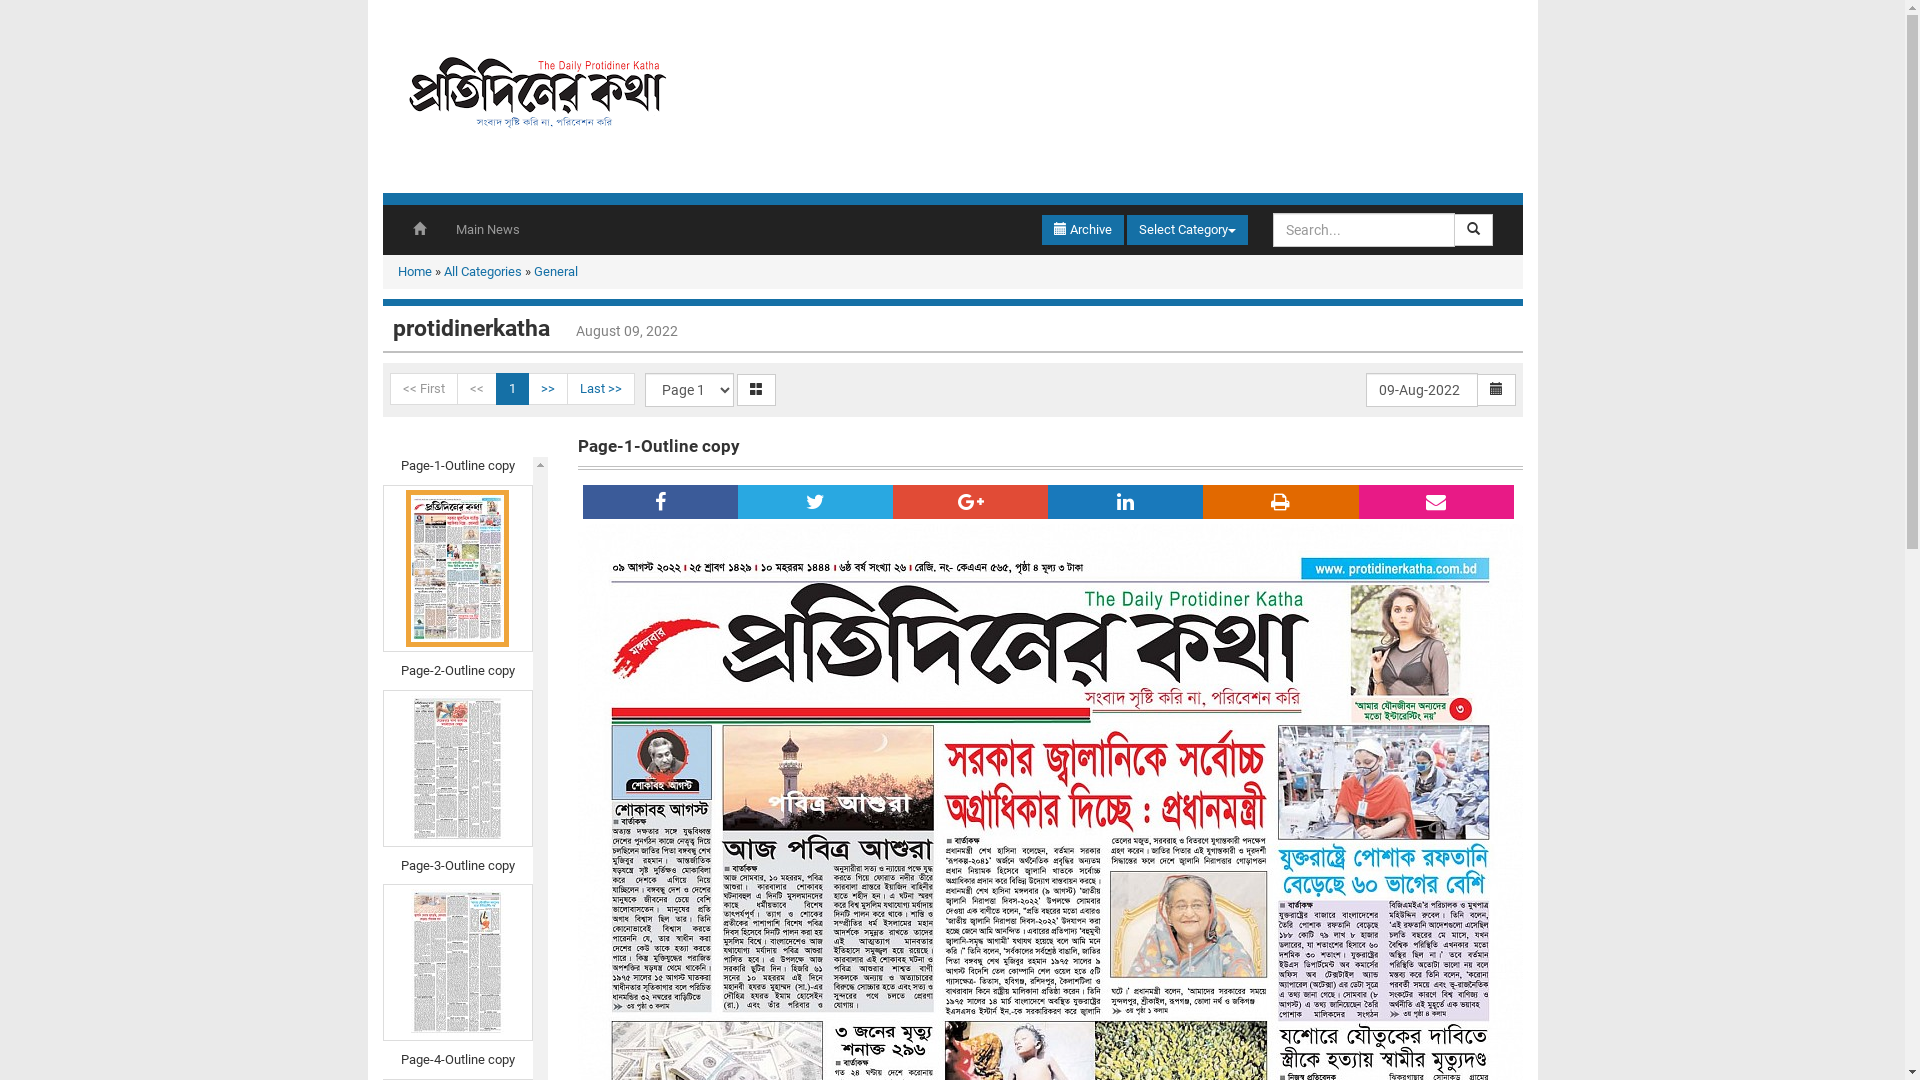 This screenshot has width=1920, height=1080. What do you see at coordinates (474, 389) in the screenshot?
I see `'<<'` at bounding box center [474, 389].